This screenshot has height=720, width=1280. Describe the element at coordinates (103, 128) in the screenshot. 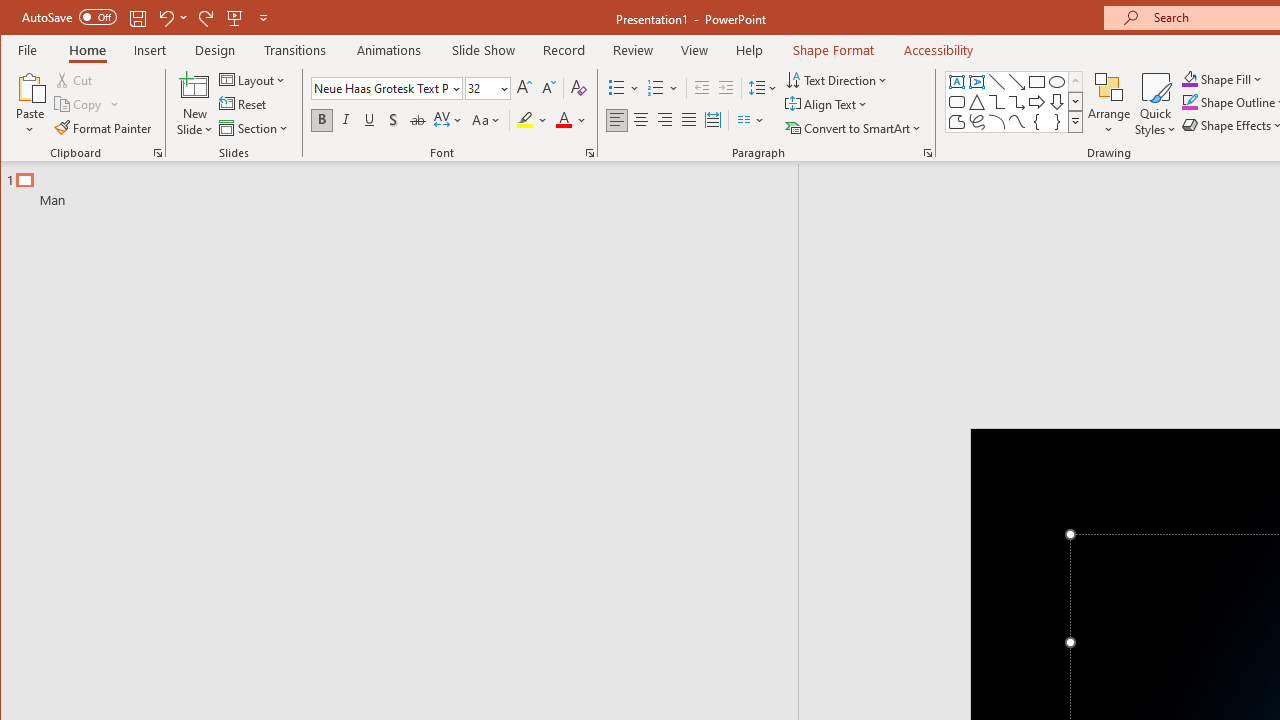

I see `'Format Painter'` at that location.